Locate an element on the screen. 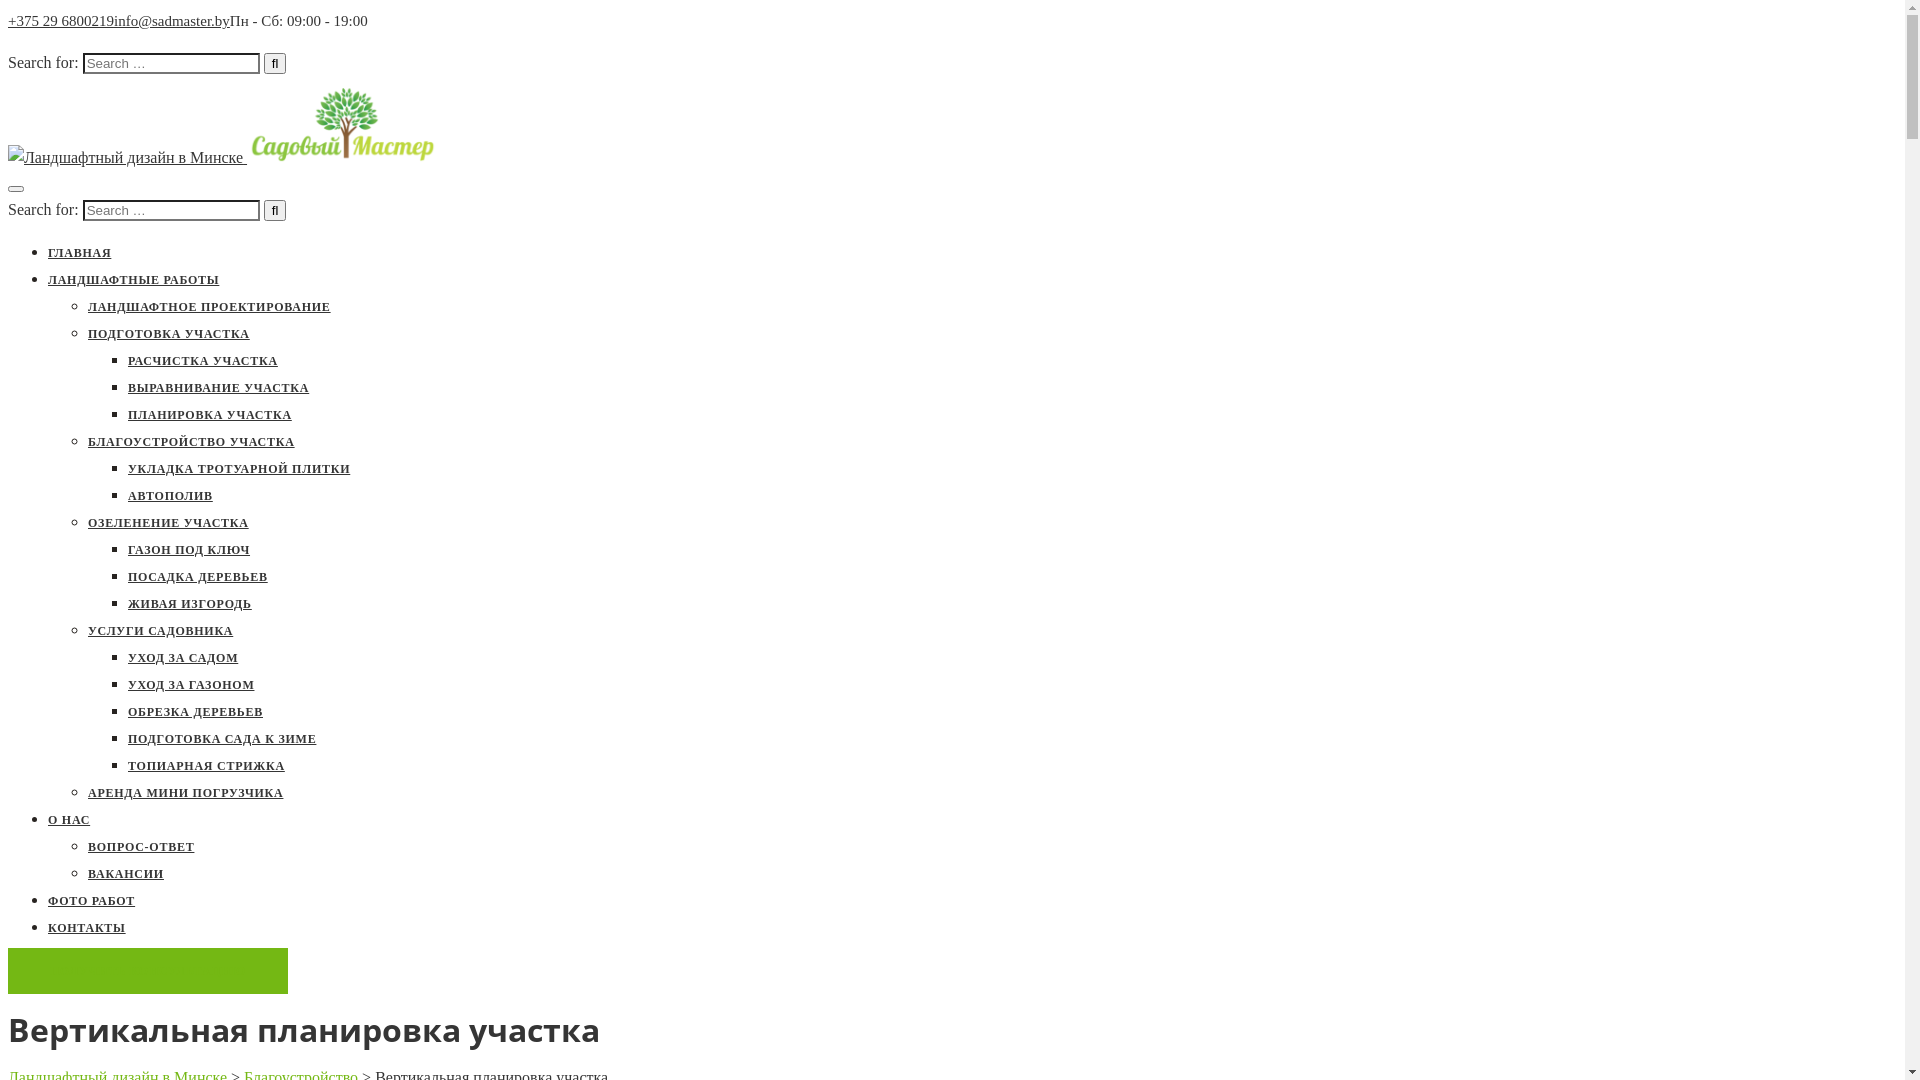 The image size is (1920, 1080). 'info@sadmaster.by' is located at coordinates (172, 20).